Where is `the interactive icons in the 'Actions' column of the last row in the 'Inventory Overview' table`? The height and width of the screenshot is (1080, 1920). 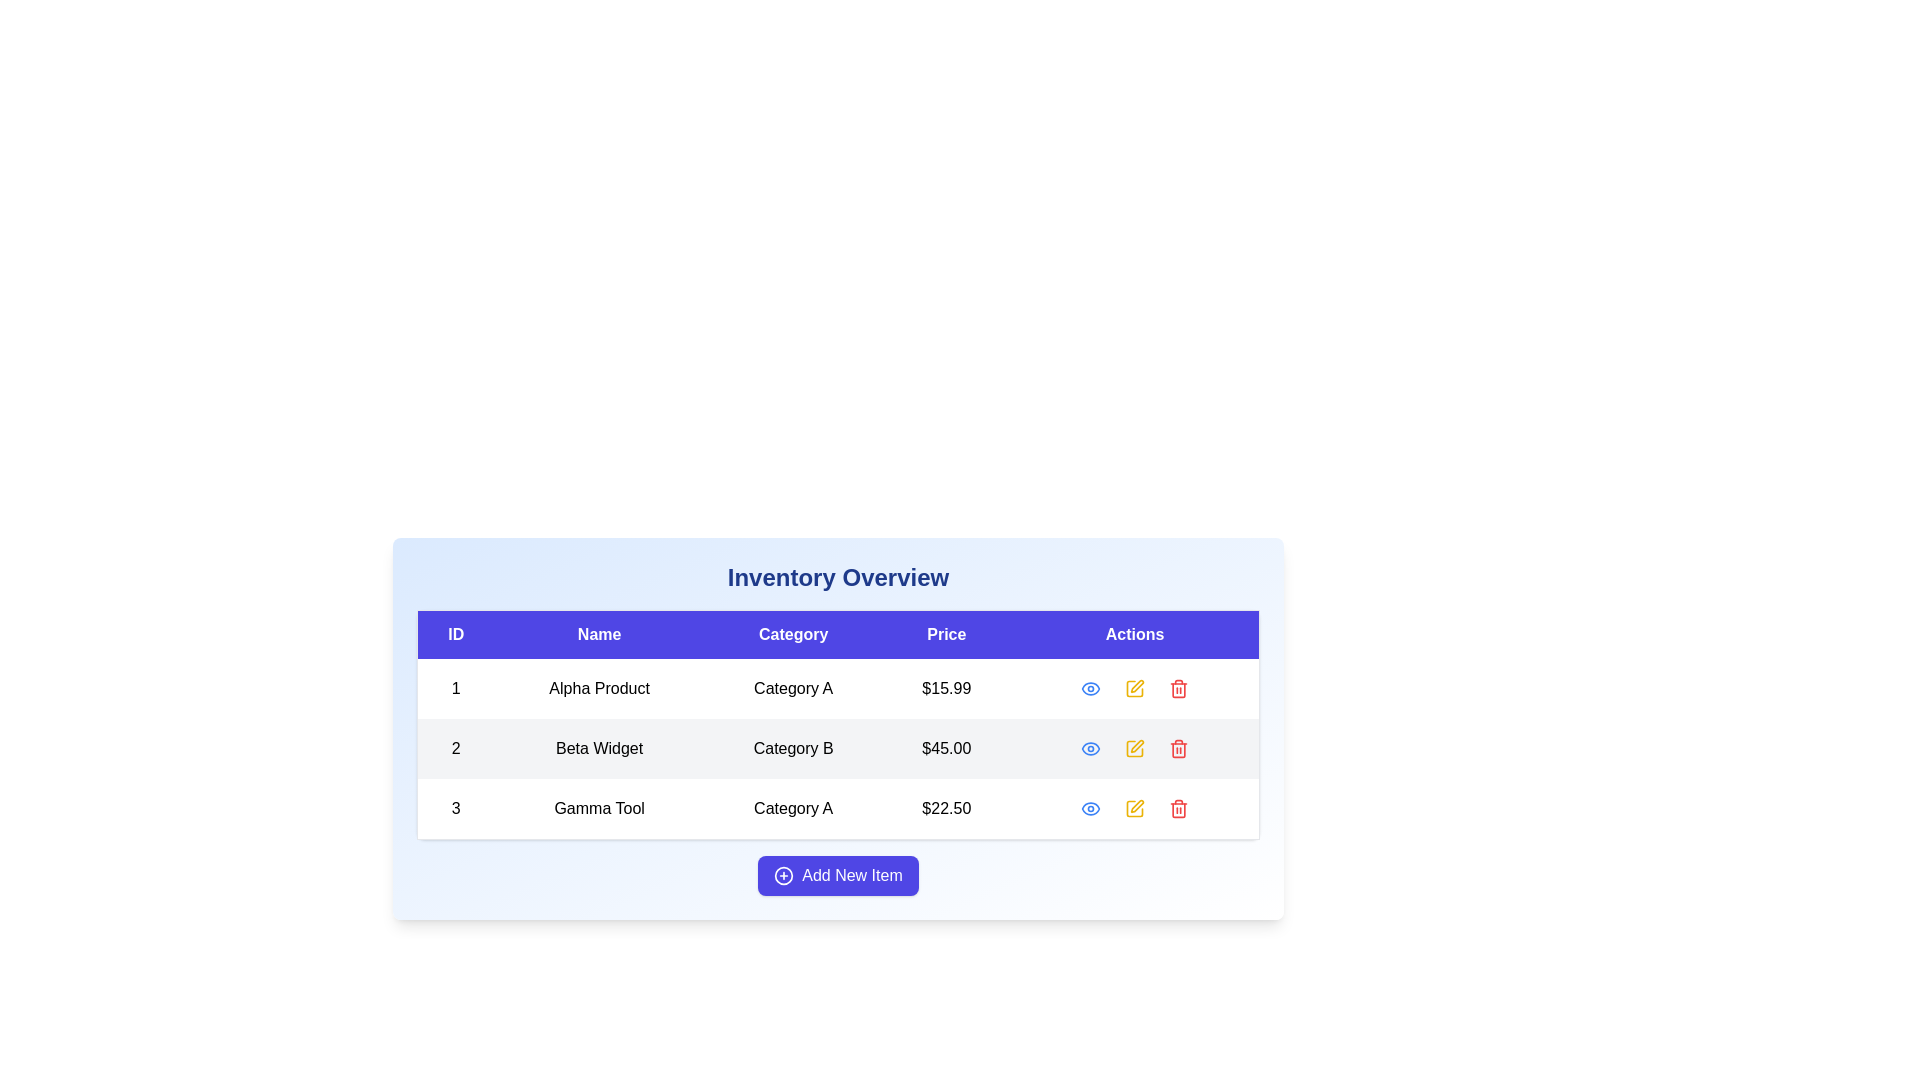 the interactive icons in the 'Actions' column of the last row in the 'Inventory Overview' table is located at coordinates (1135, 808).